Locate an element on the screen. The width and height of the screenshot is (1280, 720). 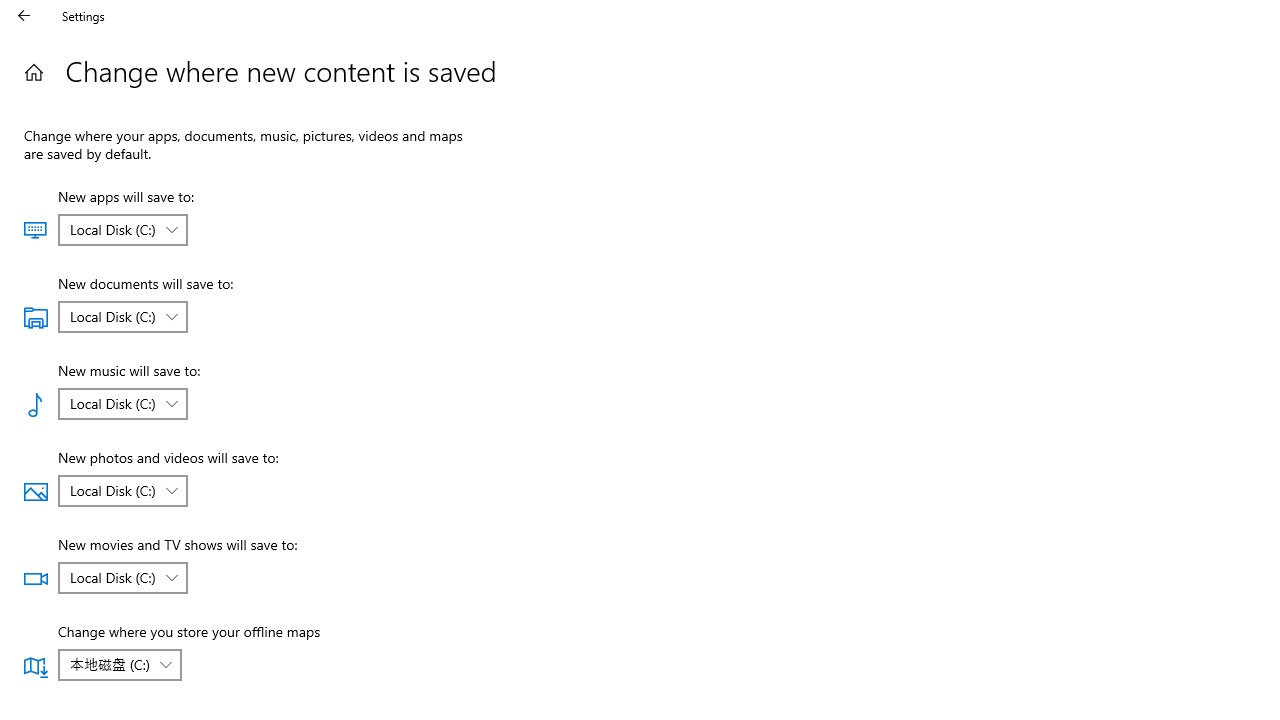
'New photos and videos will save to:' is located at coordinates (121, 491).